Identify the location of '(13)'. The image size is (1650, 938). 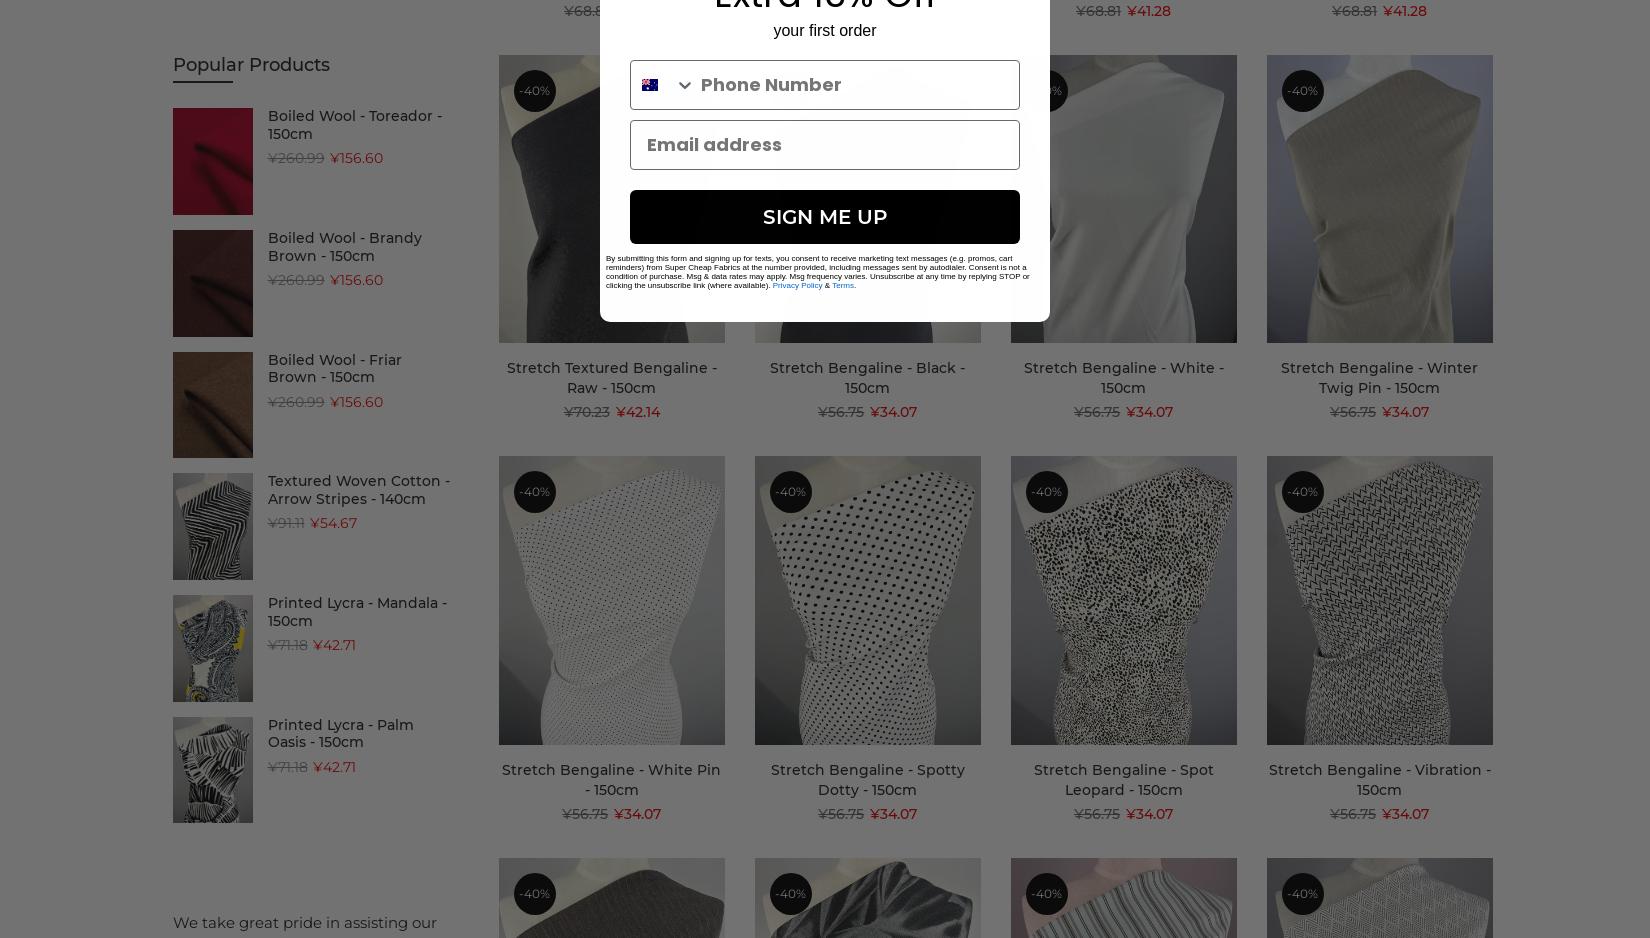
(246, 65).